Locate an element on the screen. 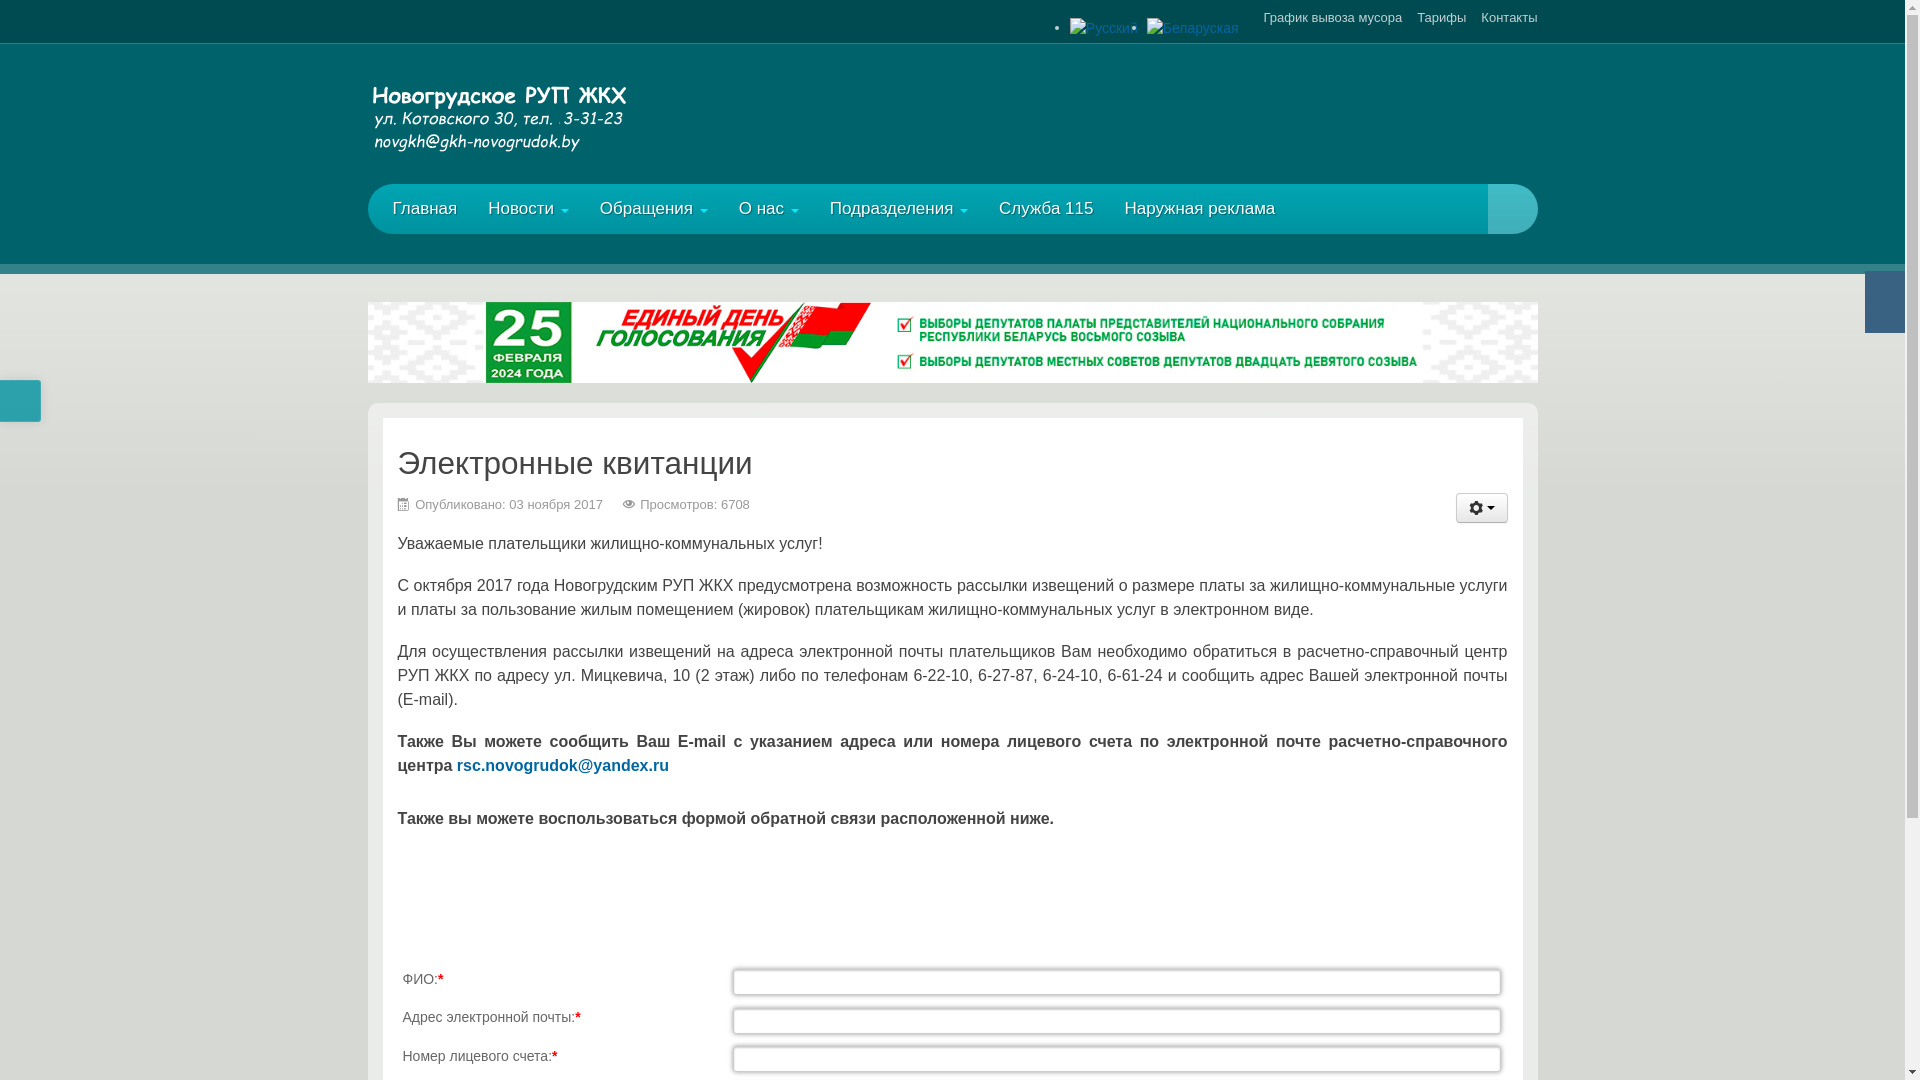 The image size is (1920, 1080). 'rsc.novogrudok@yandex.ru' is located at coordinates (561, 765).